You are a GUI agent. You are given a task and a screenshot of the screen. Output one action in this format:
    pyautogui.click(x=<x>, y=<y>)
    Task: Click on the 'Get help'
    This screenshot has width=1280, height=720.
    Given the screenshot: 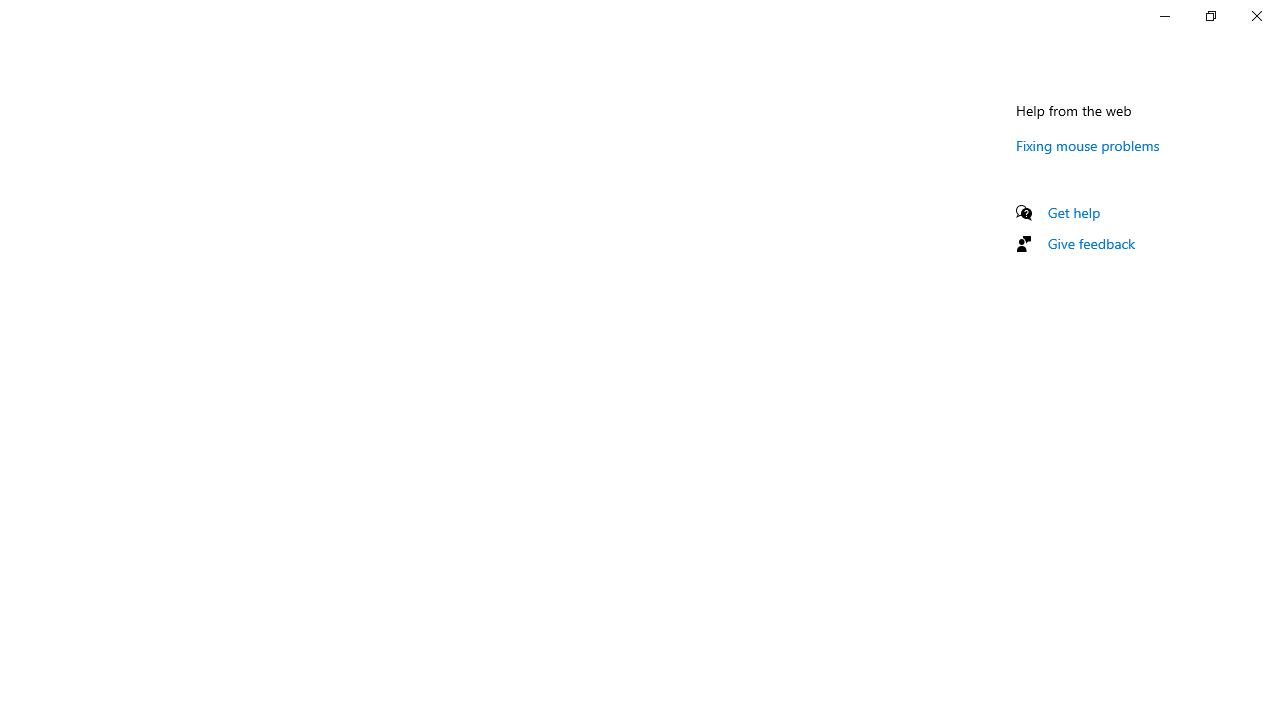 What is the action you would take?
    pyautogui.click(x=1073, y=212)
    